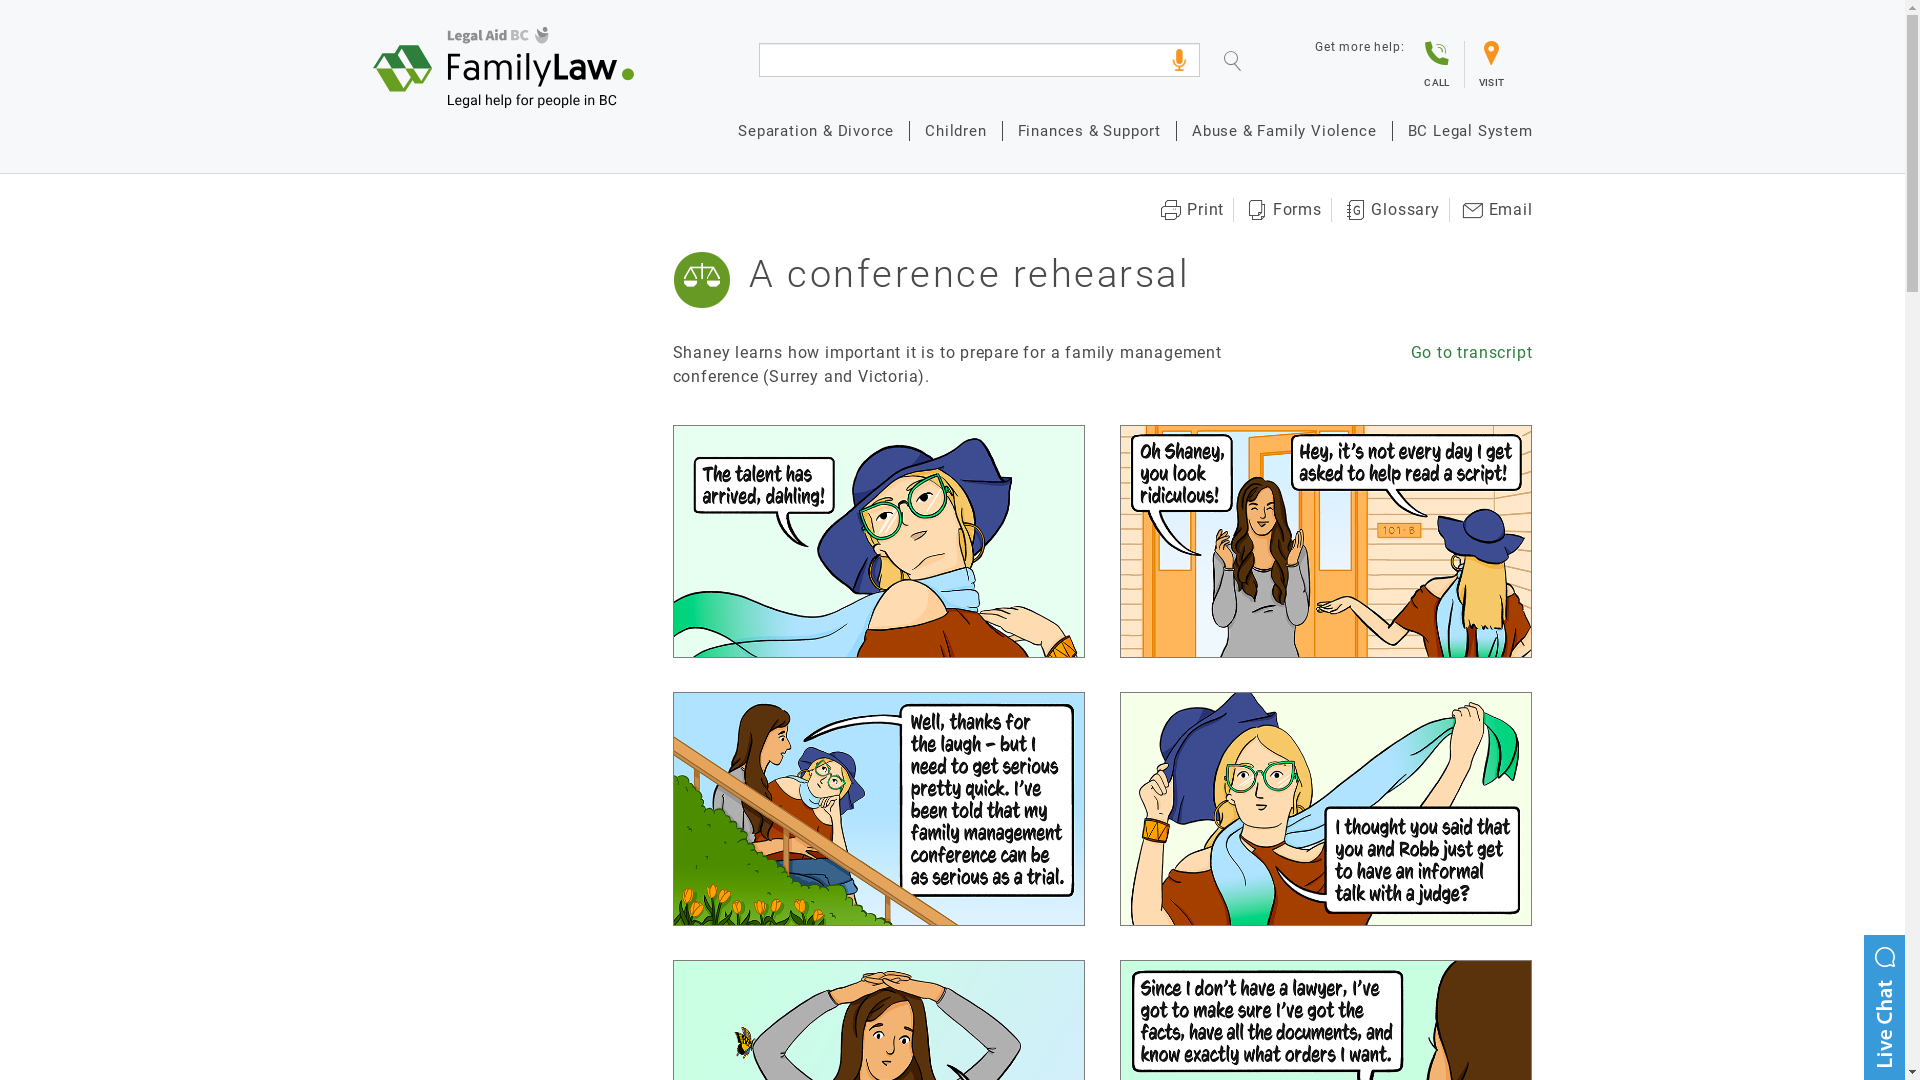  Describe the element at coordinates (816, 131) in the screenshot. I see `'Separation & Divorce'` at that location.